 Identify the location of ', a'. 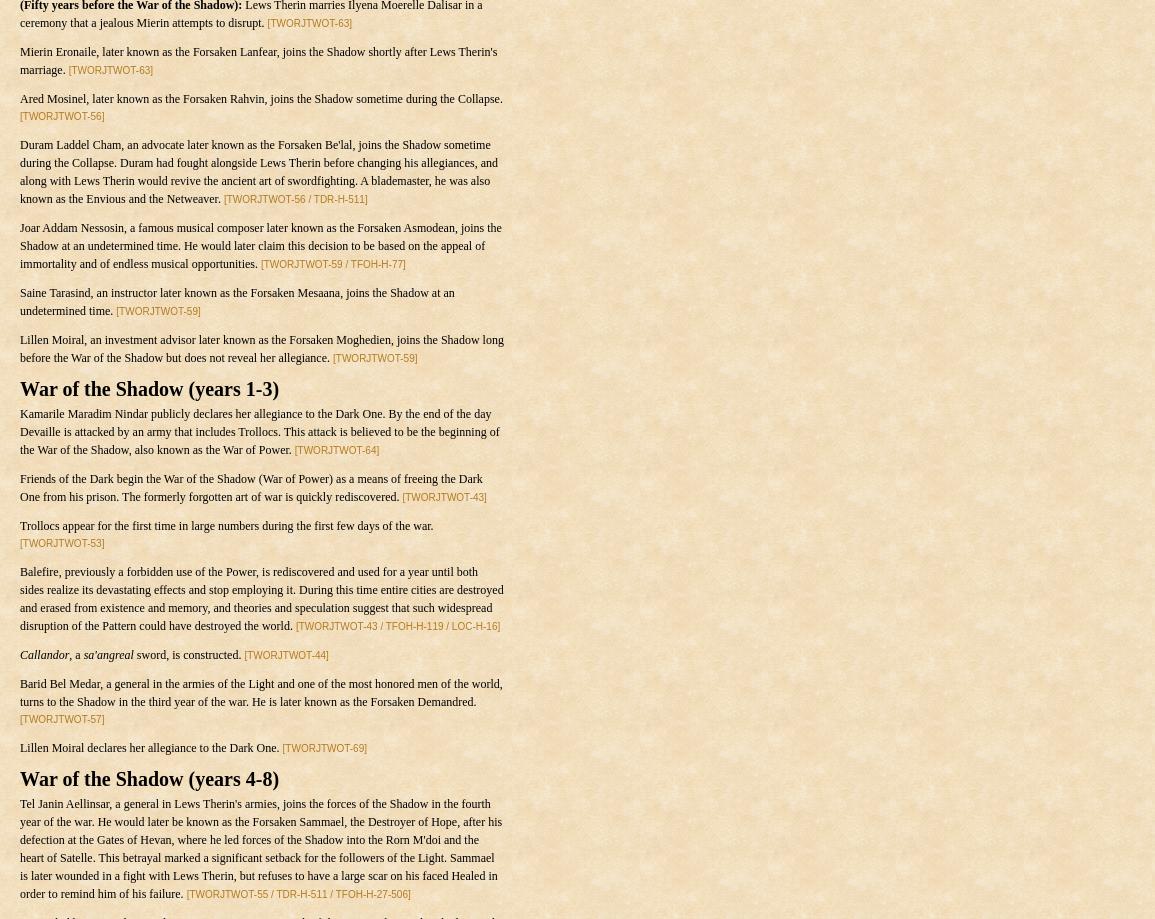
(67, 653).